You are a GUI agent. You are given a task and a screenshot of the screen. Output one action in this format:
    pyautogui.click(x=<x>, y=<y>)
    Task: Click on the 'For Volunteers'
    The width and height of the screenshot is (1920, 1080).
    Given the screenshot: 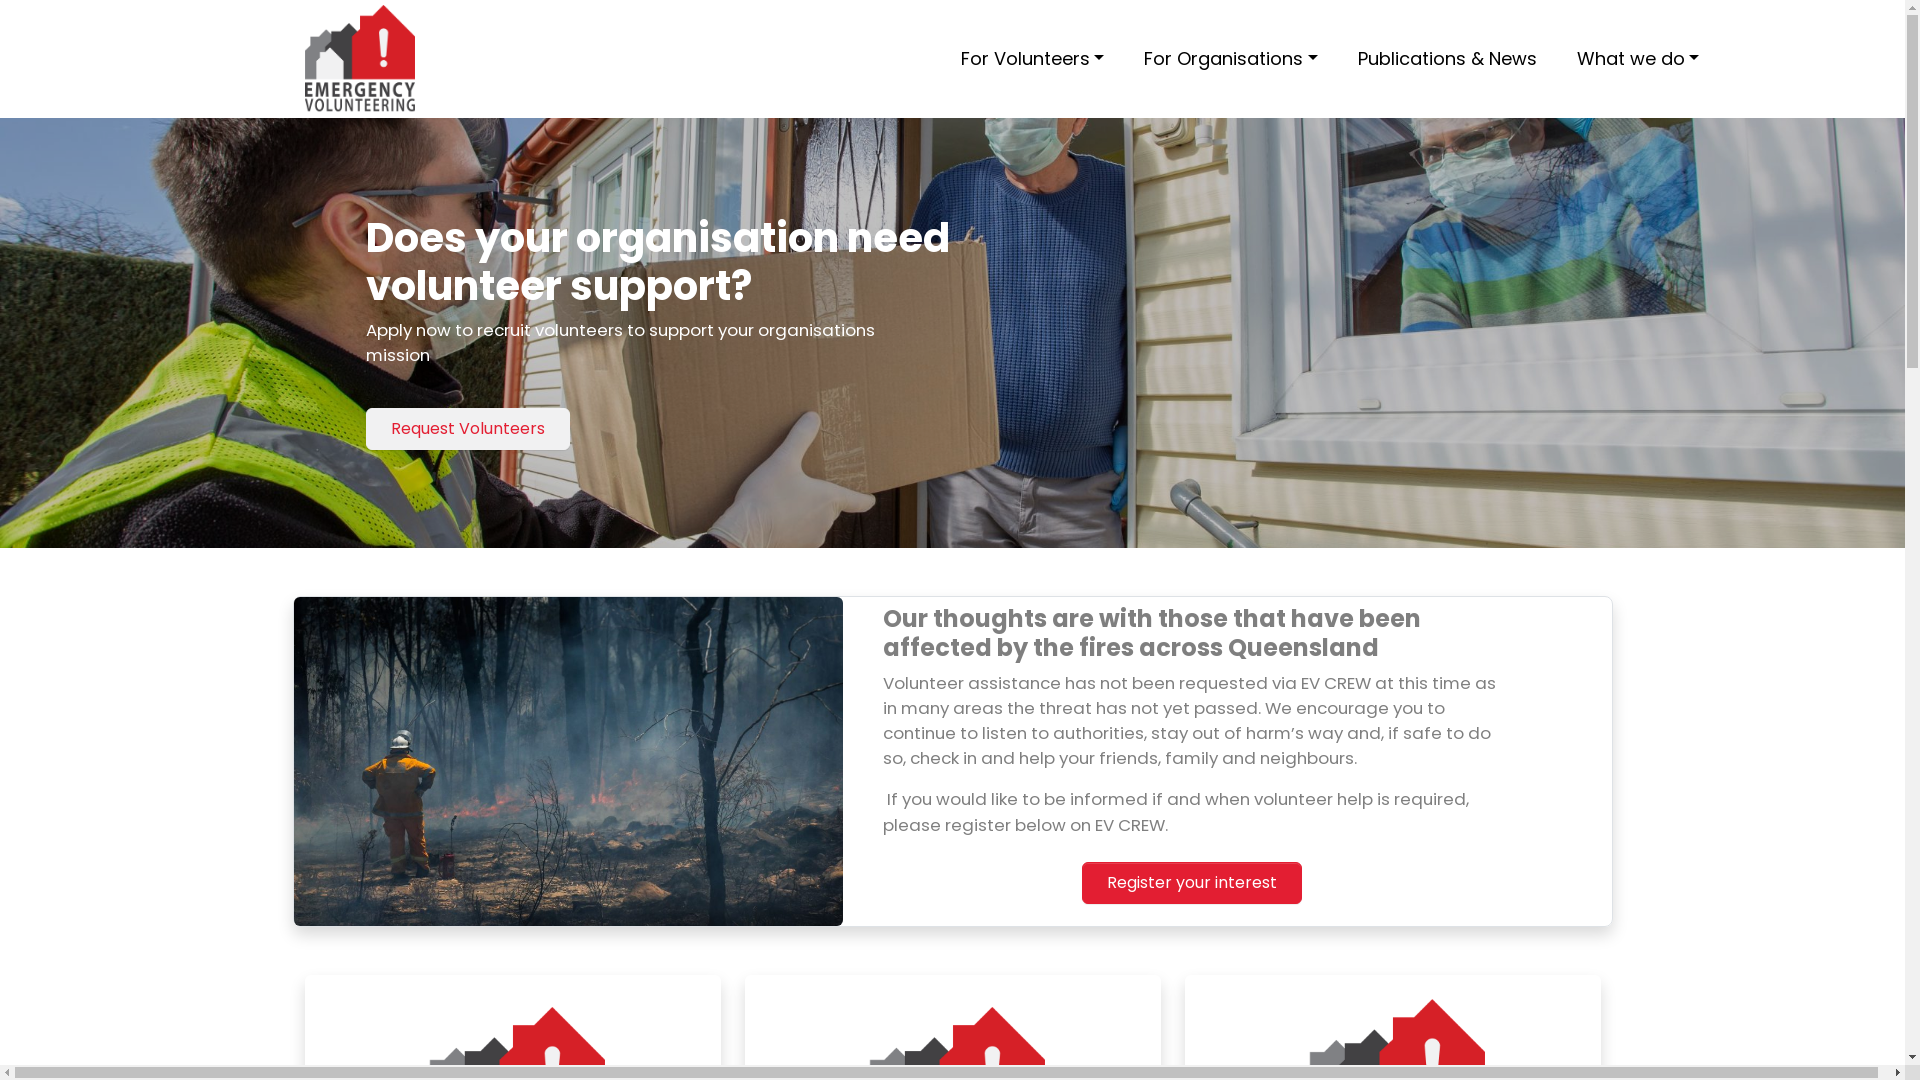 What is the action you would take?
    pyautogui.click(x=950, y=57)
    